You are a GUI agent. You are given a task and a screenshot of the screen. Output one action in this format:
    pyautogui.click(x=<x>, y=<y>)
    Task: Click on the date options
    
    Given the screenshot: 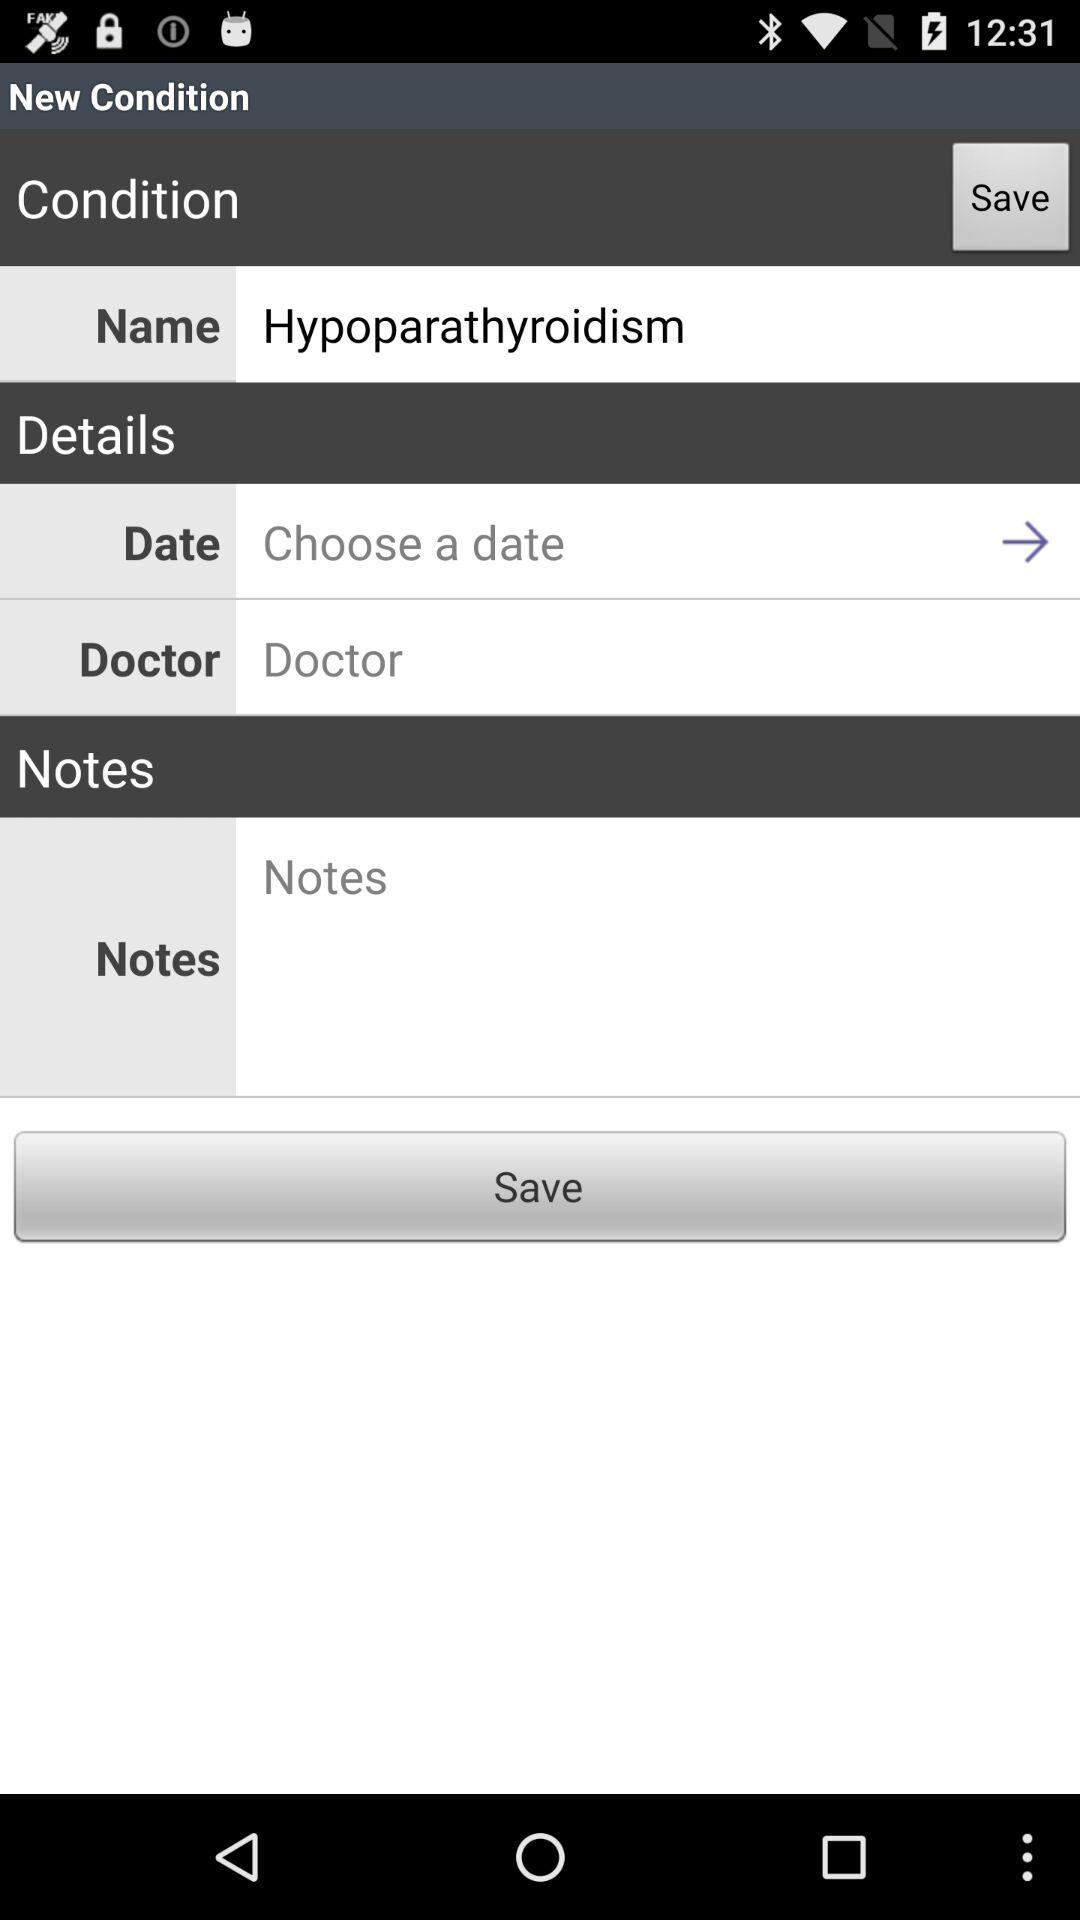 What is the action you would take?
    pyautogui.click(x=658, y=541)
    